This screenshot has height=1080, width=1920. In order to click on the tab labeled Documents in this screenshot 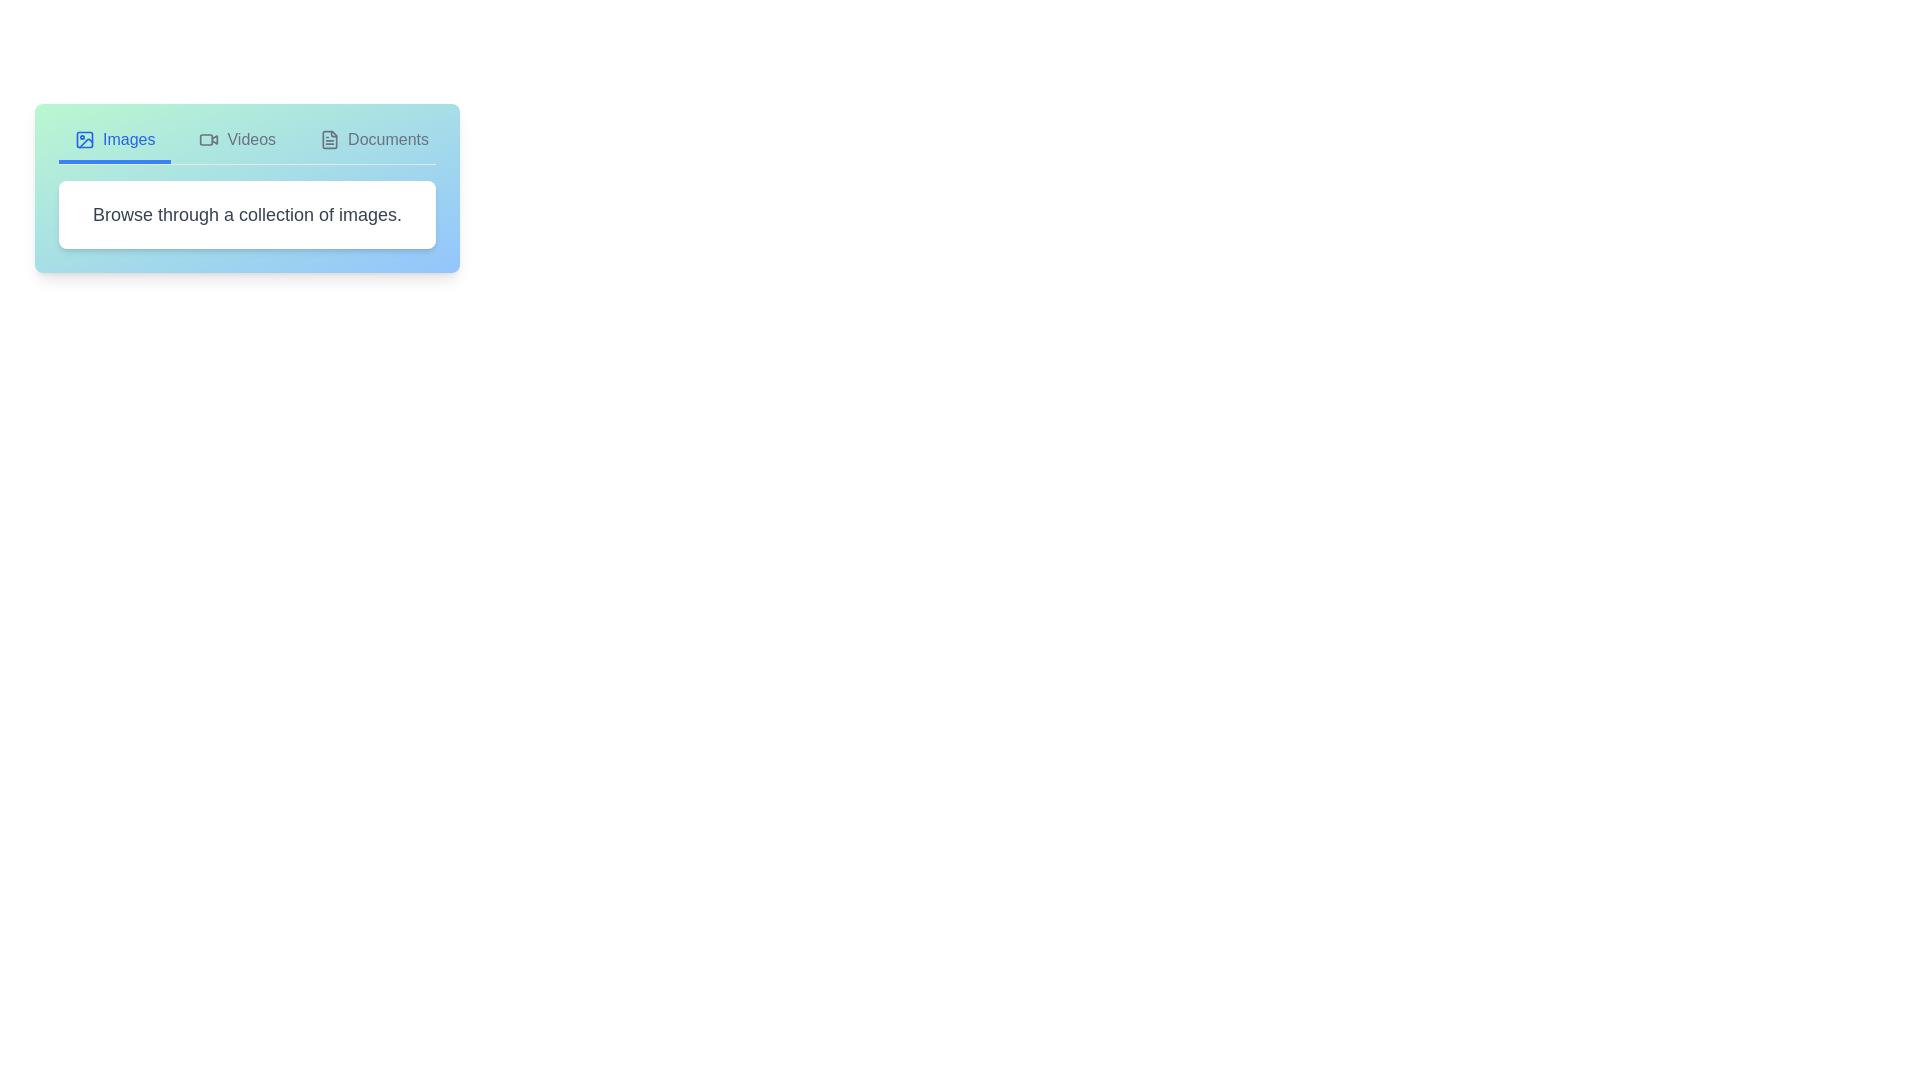, I will do `click(374, 145)`.